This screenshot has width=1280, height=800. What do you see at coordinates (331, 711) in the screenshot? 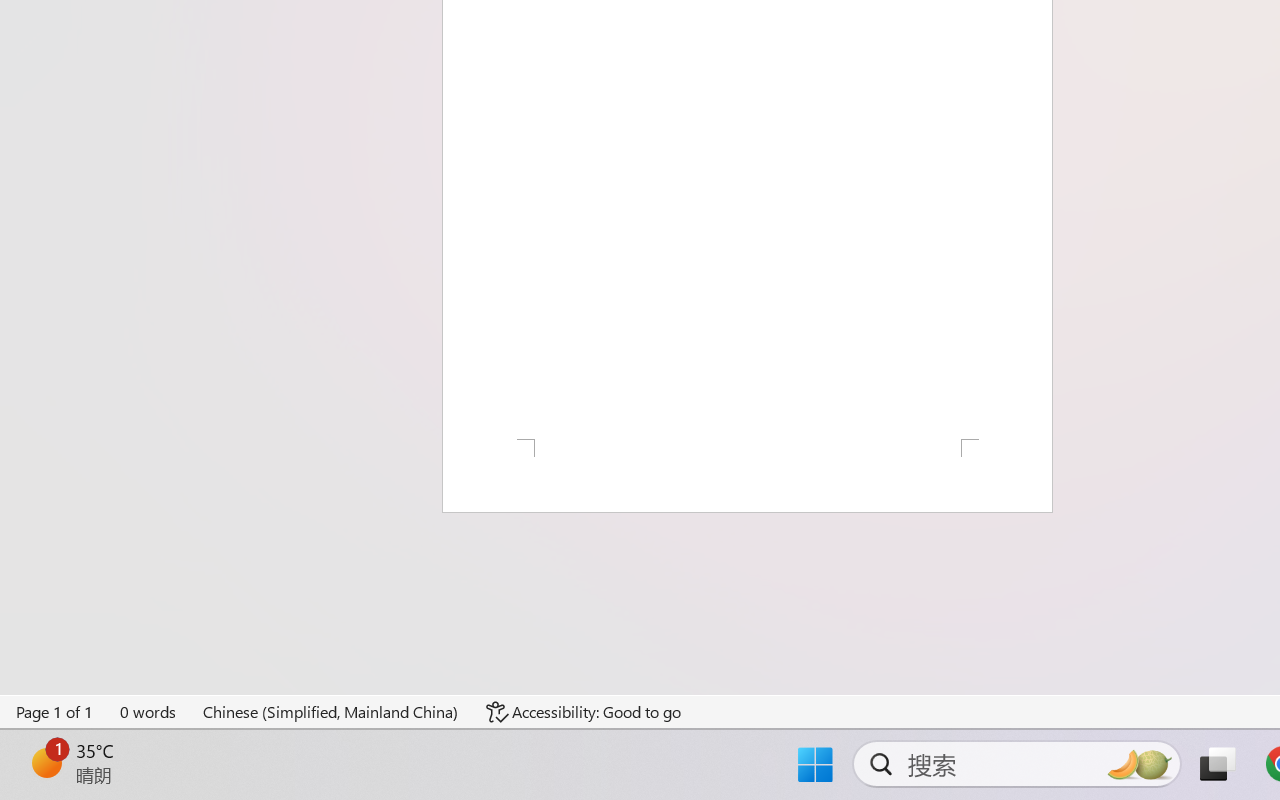
I see `'Language Chinese (Simplified, Mainland China)'` at bounding box center [331, 711].